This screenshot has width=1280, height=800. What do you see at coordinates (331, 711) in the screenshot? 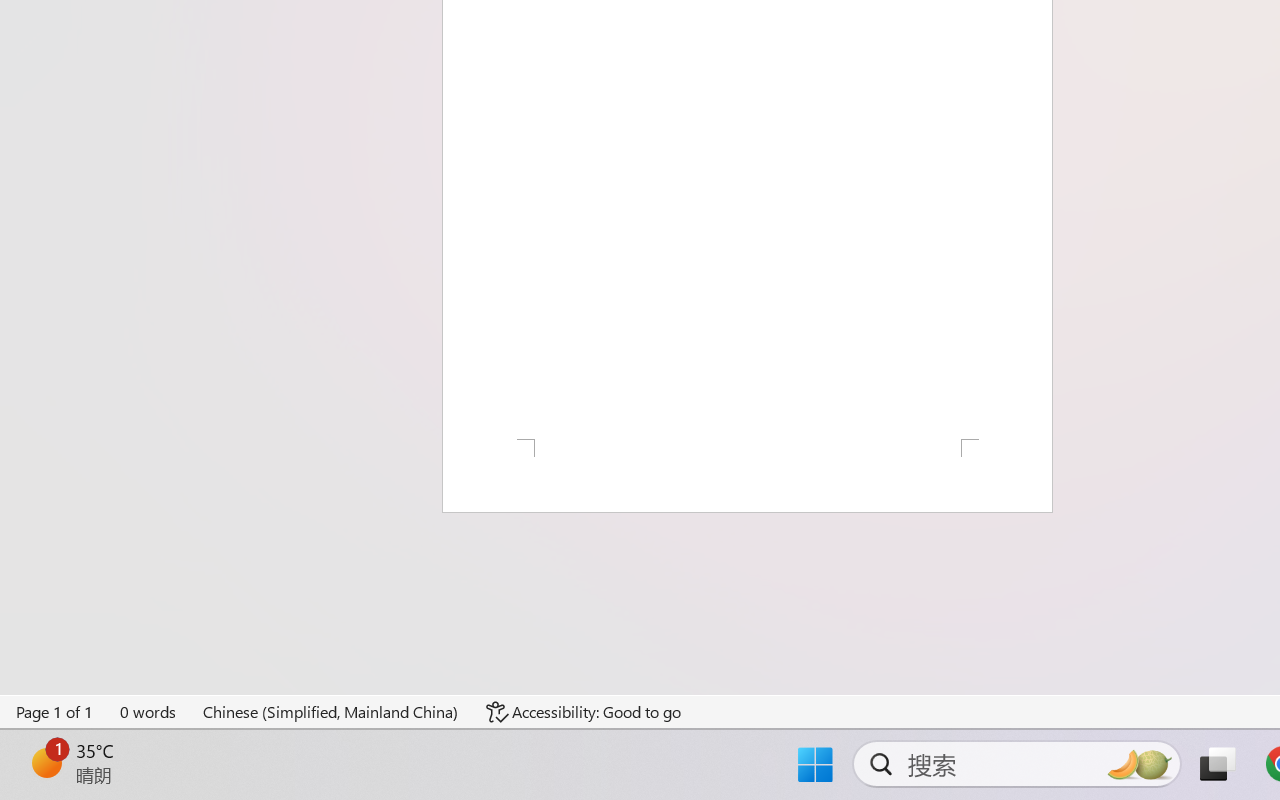
I see `'Language Chinese (Simplified, Mainland China)'` at bounding box center [331, 711].